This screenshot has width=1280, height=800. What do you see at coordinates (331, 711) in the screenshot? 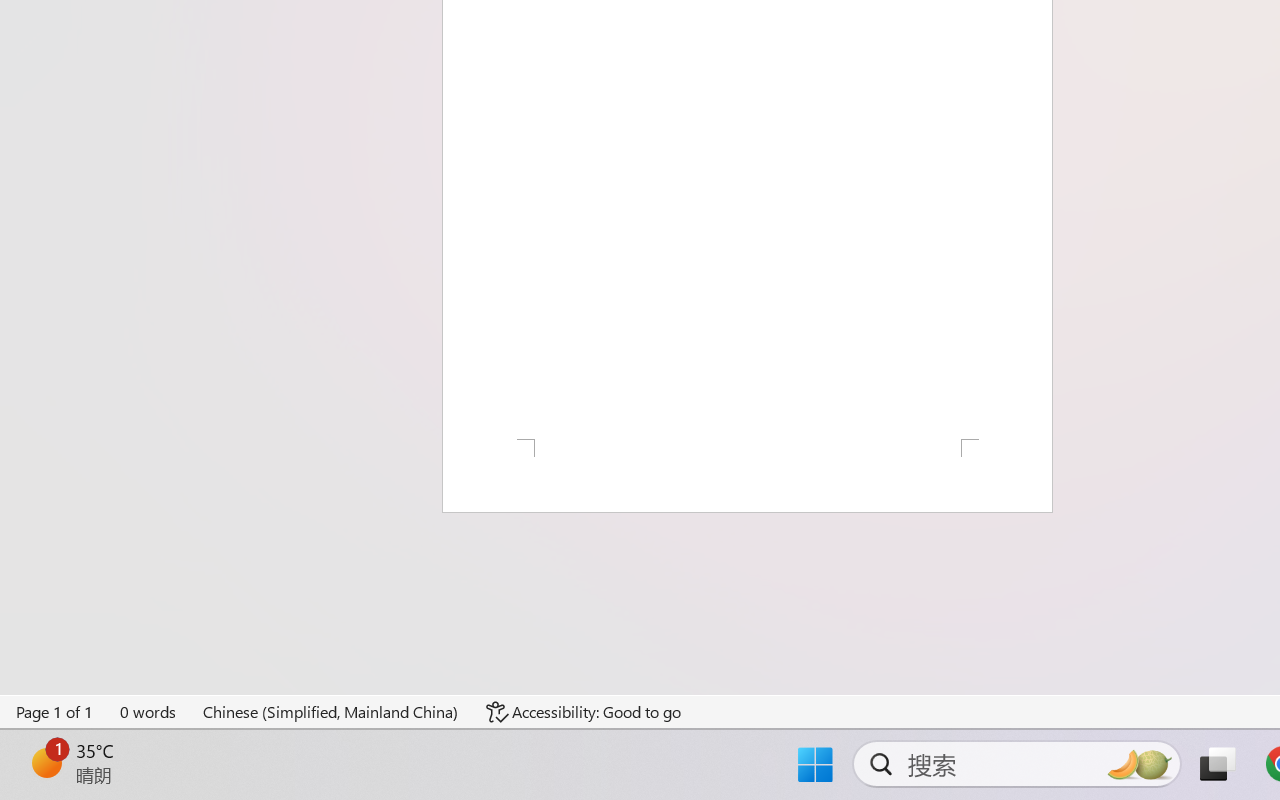
I see `'Language Chinese (Simplified, Mainland China)'` at bounding box center [331, 711].